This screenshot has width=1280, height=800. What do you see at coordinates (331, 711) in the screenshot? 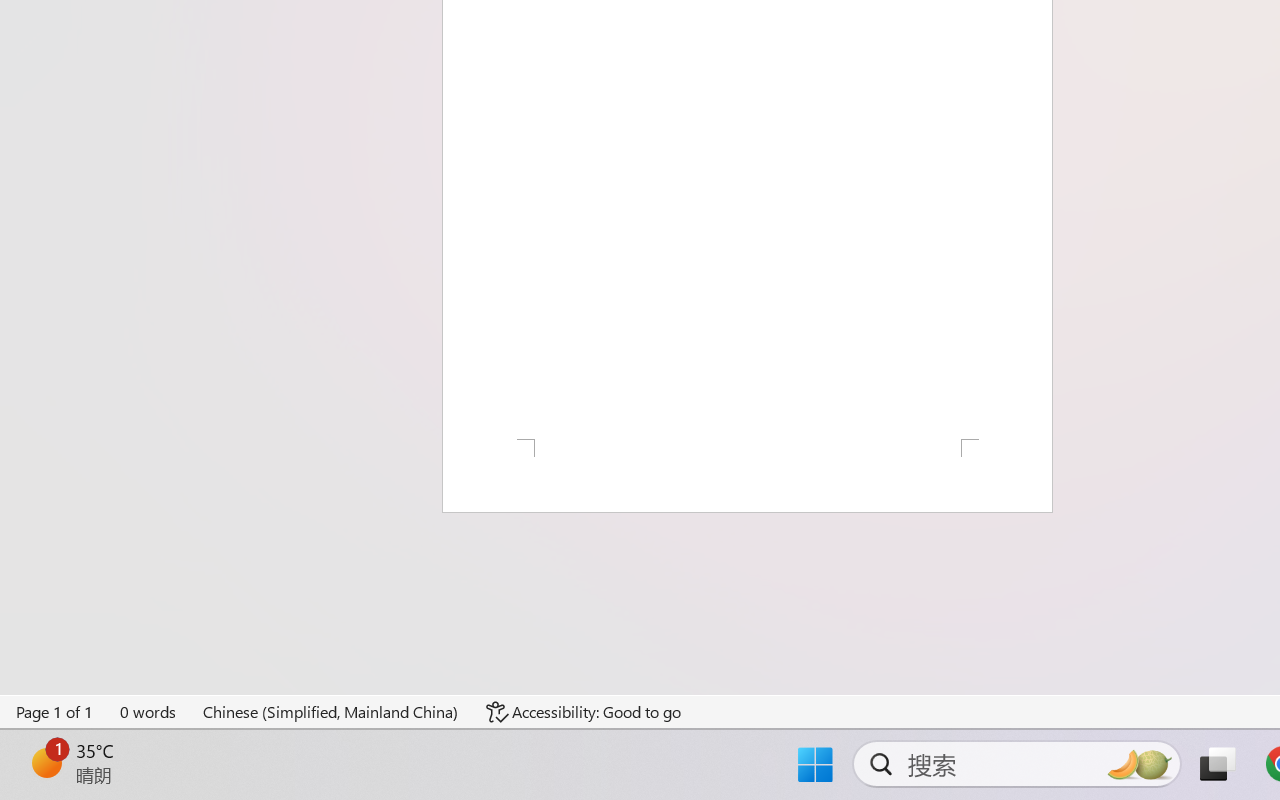
I see `'Language Chinese (Simplified, Mainland China)'` at bounding box center [331, 711].